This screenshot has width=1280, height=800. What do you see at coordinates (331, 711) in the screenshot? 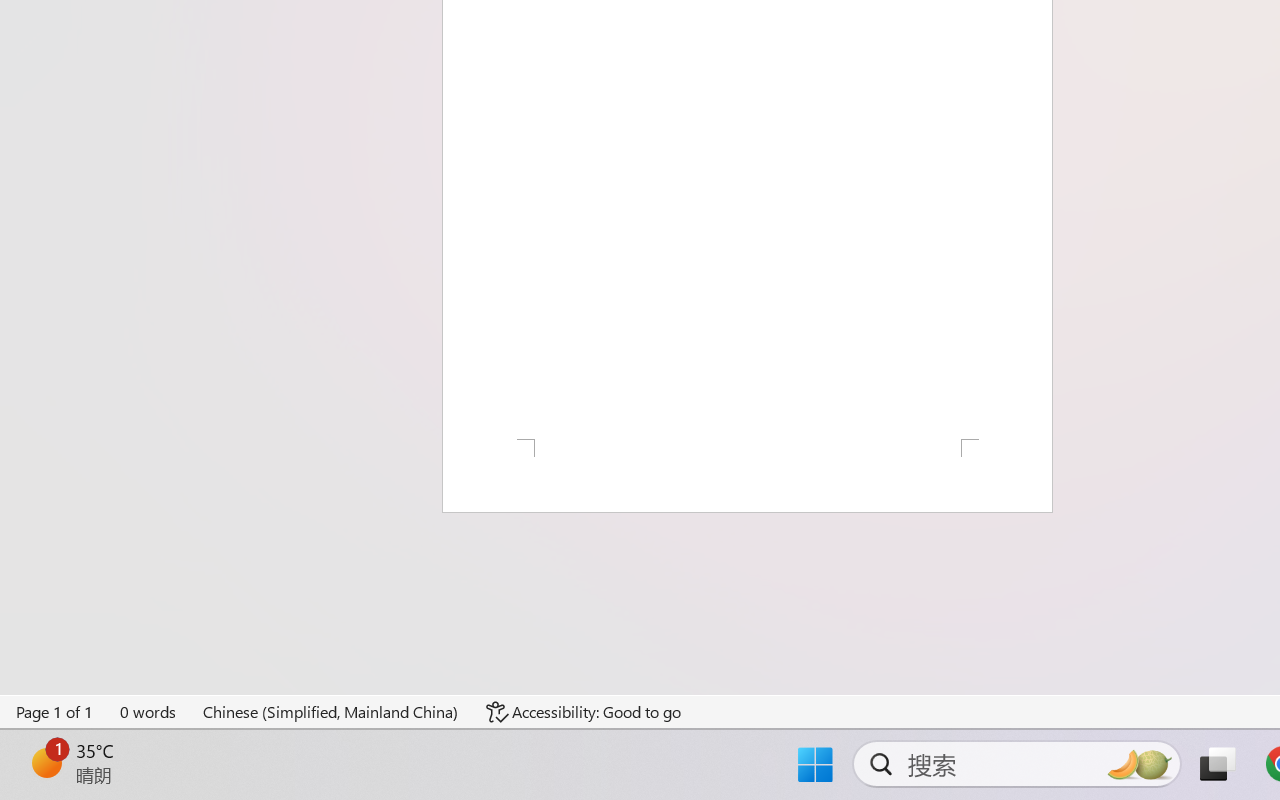
I see `'Language Chinese (Simplified, Mainland China)'` at bounding box center [331, 711].